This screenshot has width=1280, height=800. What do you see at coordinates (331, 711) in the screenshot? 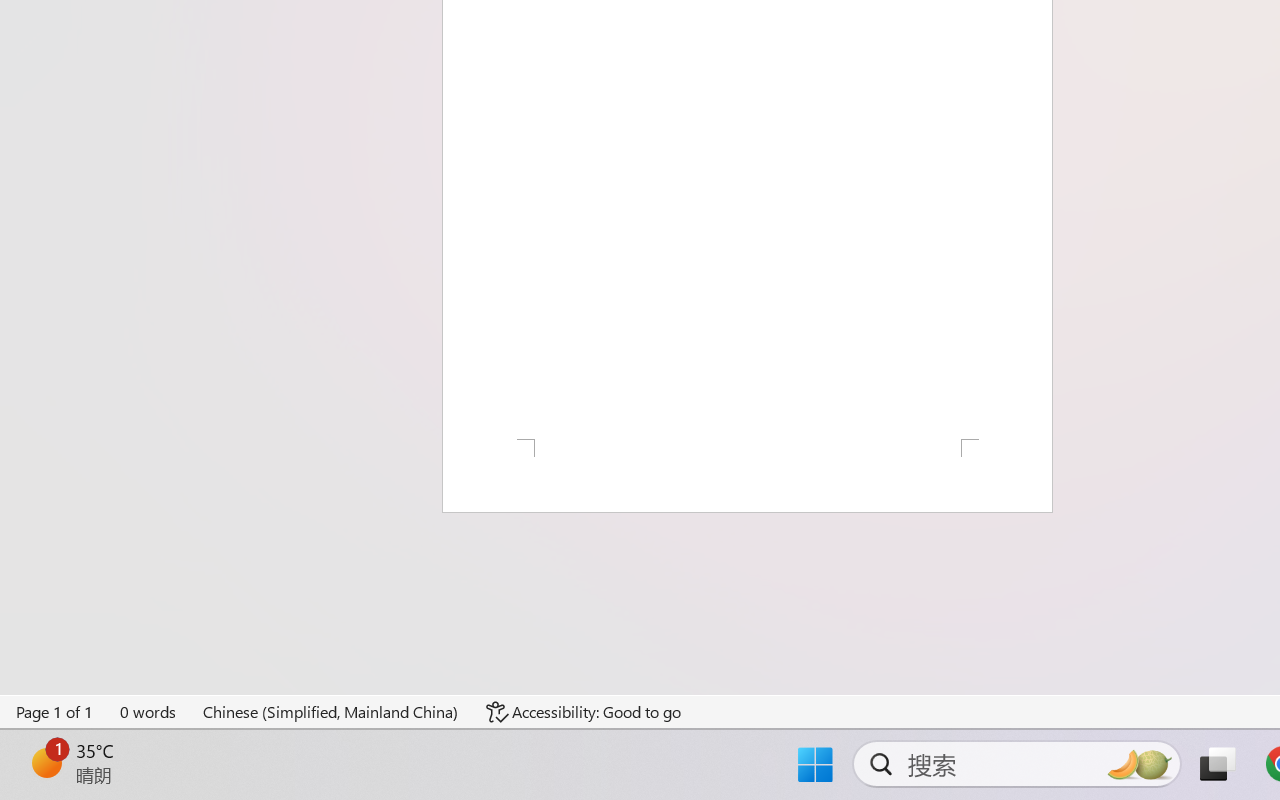
I see `'Language Chinese (Simplified, Mainland China)'` at bounding box center [331, 711].